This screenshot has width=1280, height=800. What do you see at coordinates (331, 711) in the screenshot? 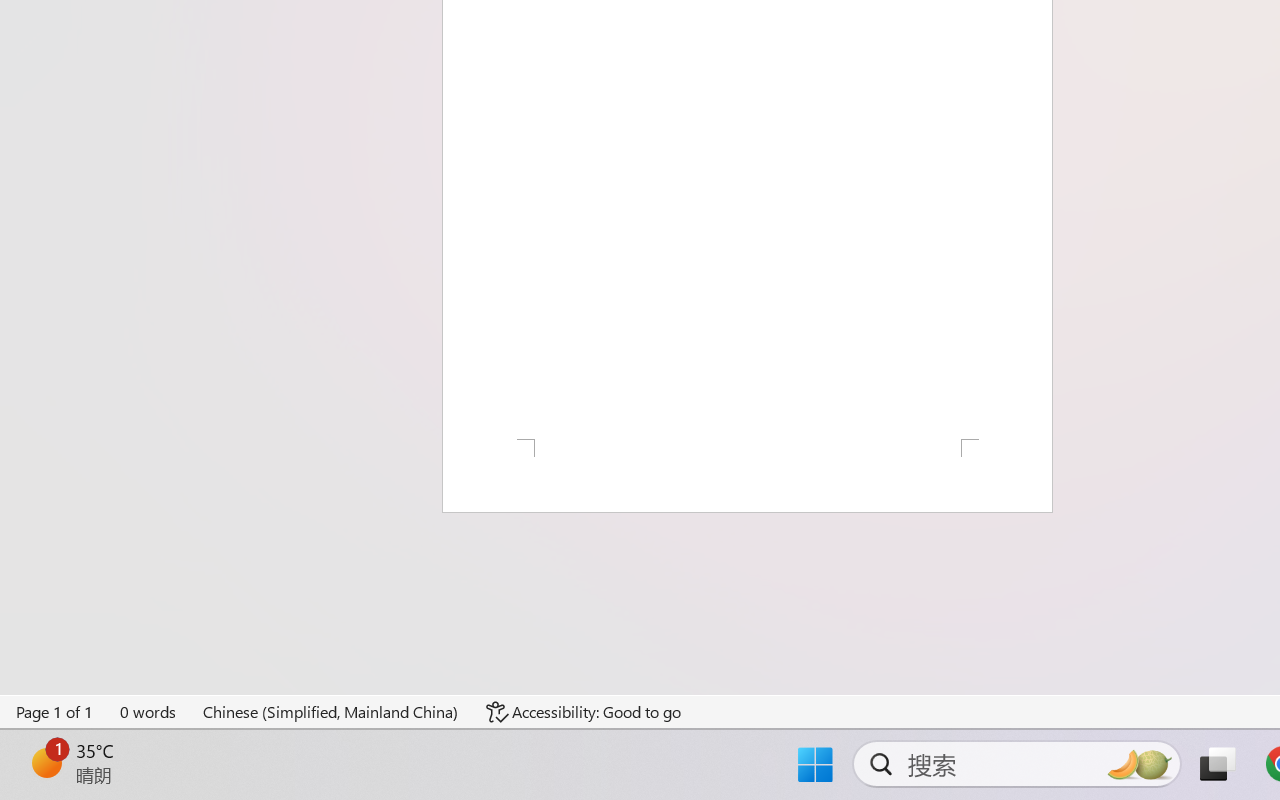
I see `'Language Chinese (Simplified, Mainland China)'` at bounding box center [331, 711].